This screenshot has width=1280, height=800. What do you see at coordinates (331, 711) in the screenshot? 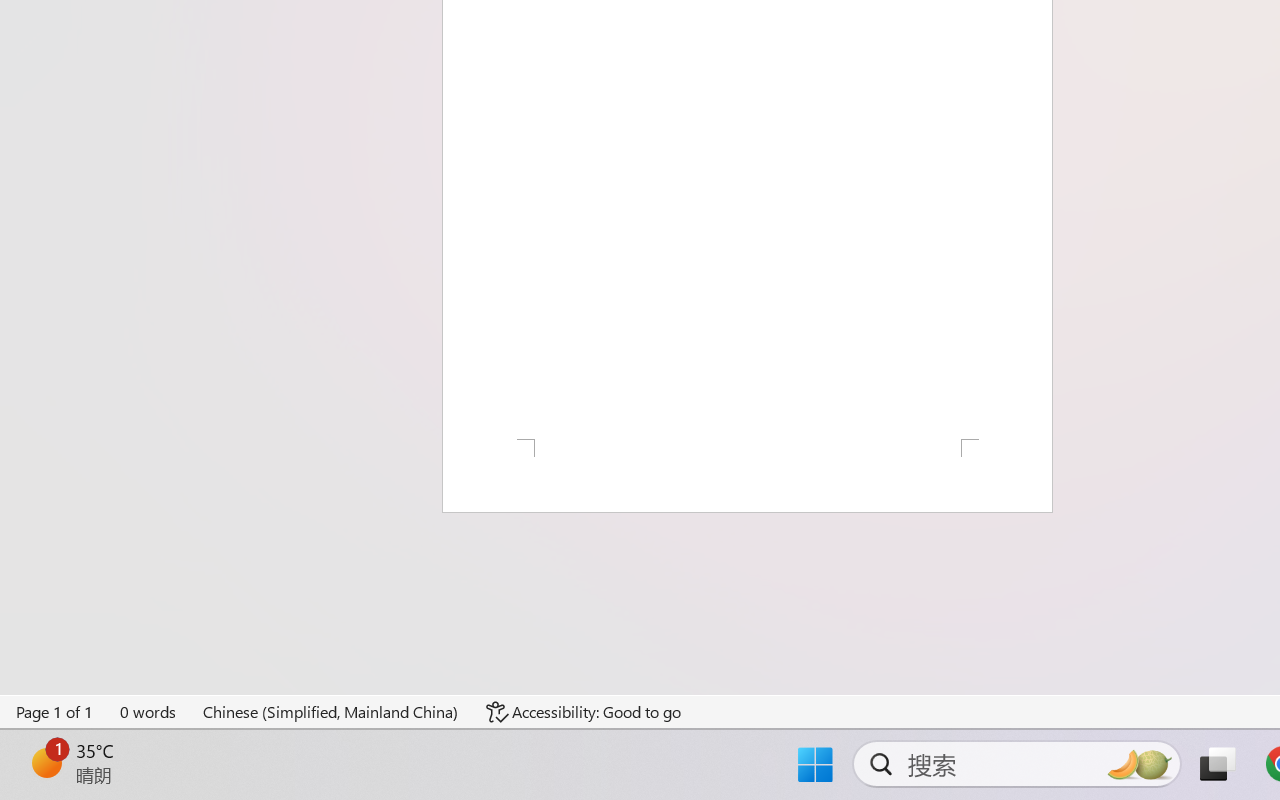
I see `'Language Chinese (Simplified, Mainland China)'` at bounding box center [331, 711].